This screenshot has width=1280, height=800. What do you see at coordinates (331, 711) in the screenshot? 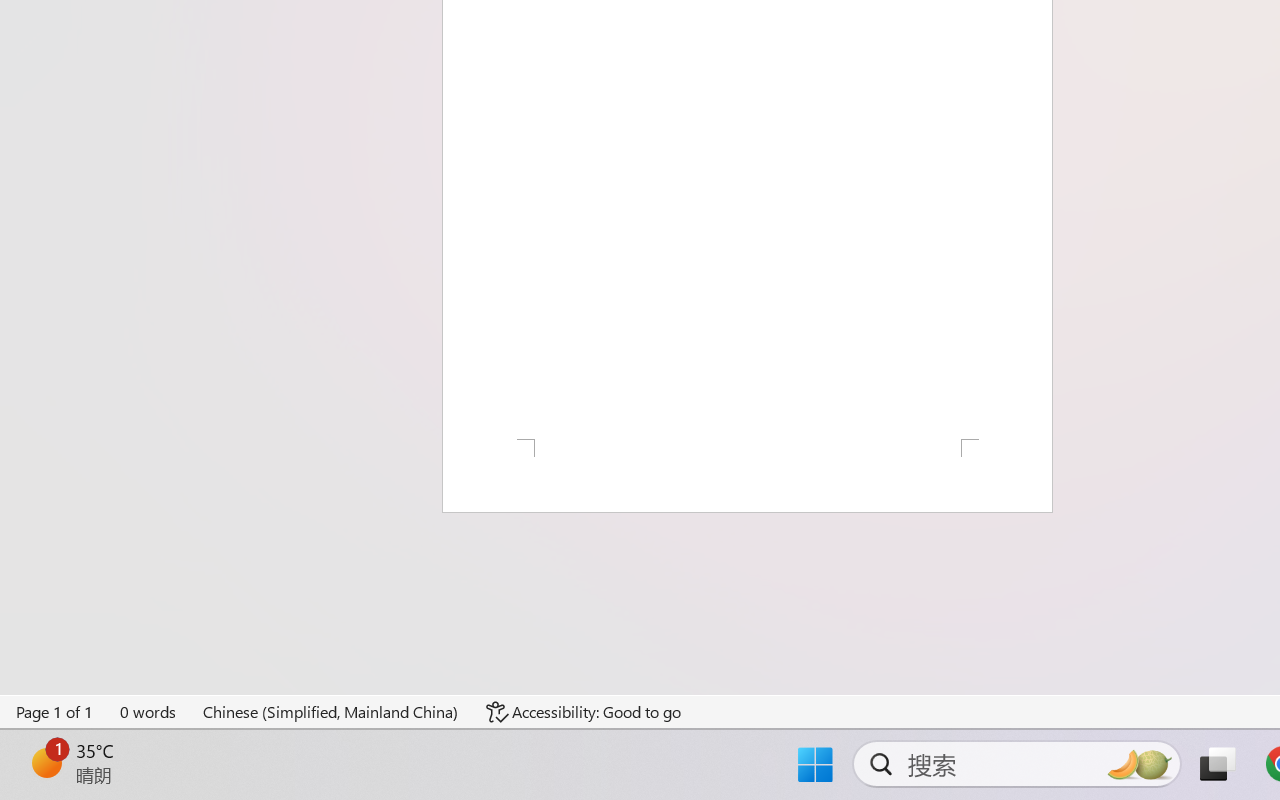
I see `'Language Chinese (Simplified, Mainland China)'` at bounding box center [331, 711].